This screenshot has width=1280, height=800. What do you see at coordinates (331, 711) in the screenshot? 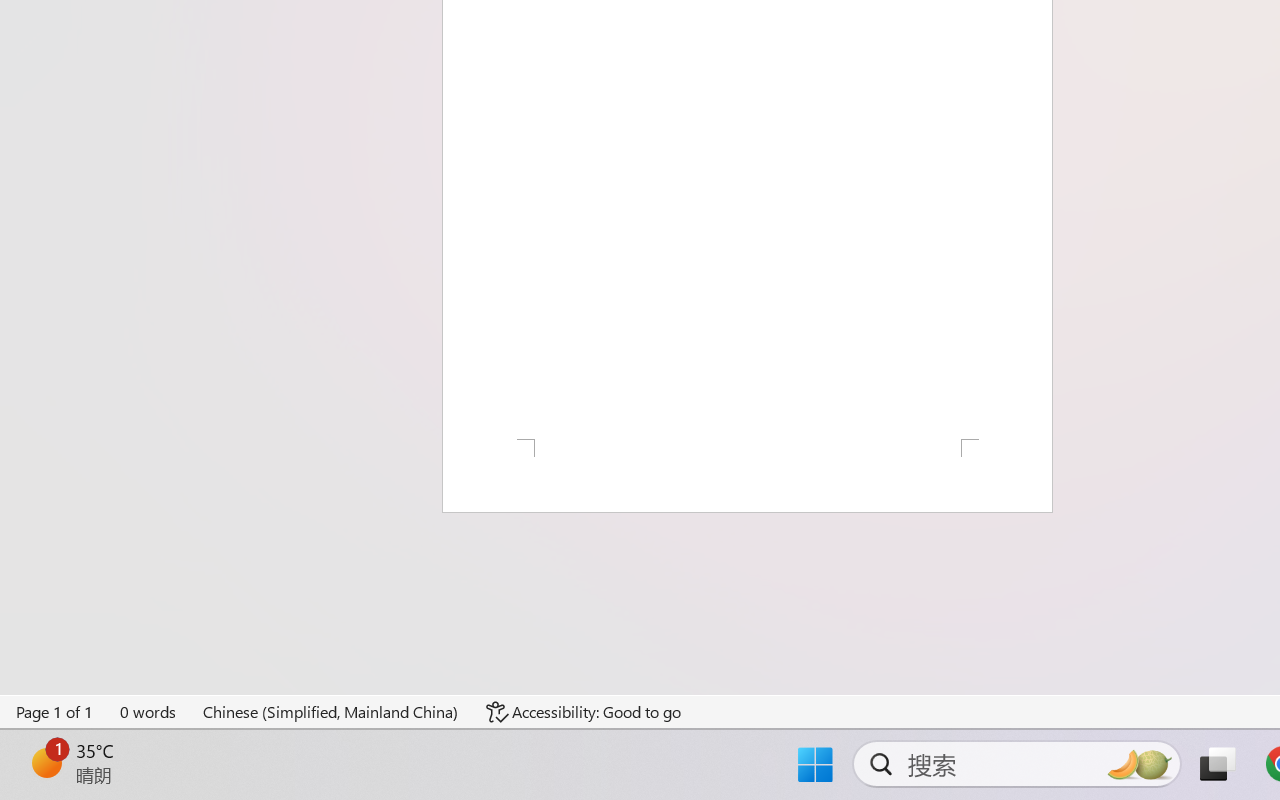
I see `'Language Chinese (Simplified, Mainland China)'` at bounding box center [331, 711].